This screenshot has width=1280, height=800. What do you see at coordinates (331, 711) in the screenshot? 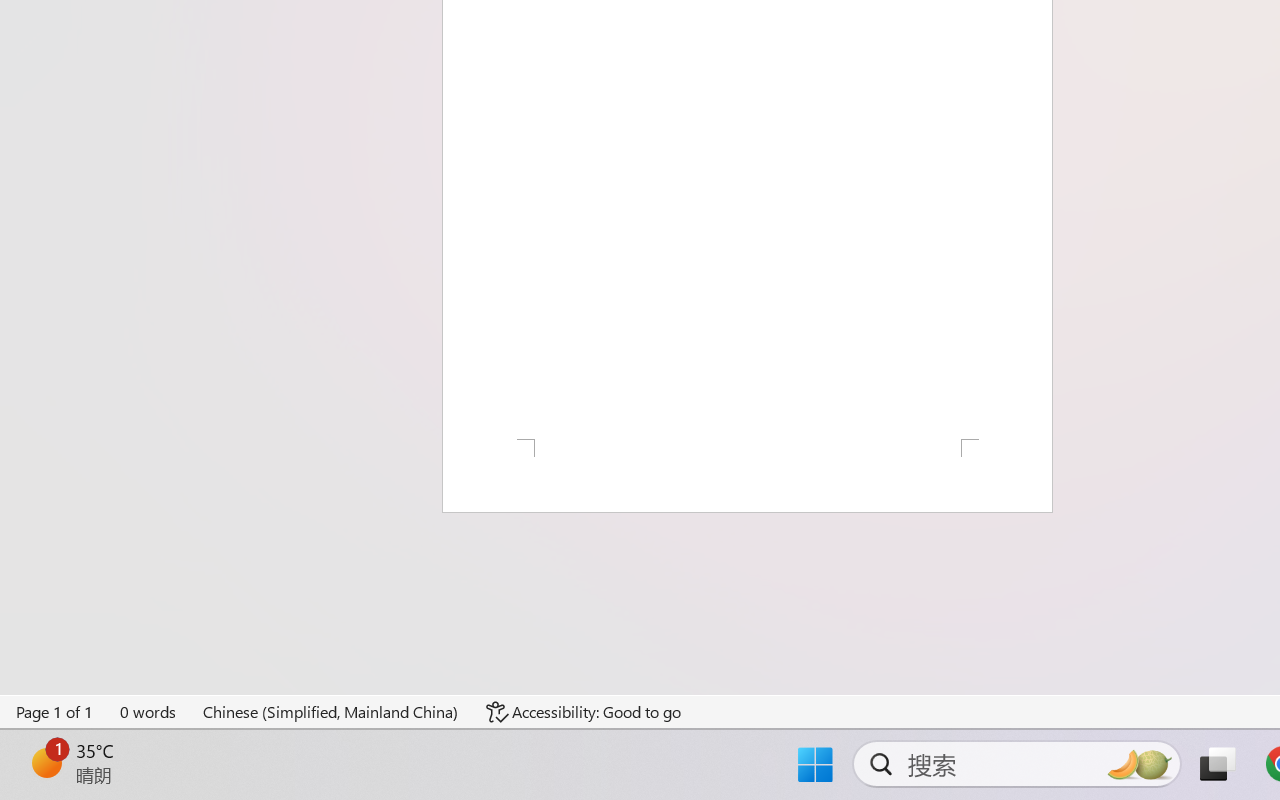
I see `'Language Chinese (Simplified, Mainland China)'` at bounding box center [331, 711].